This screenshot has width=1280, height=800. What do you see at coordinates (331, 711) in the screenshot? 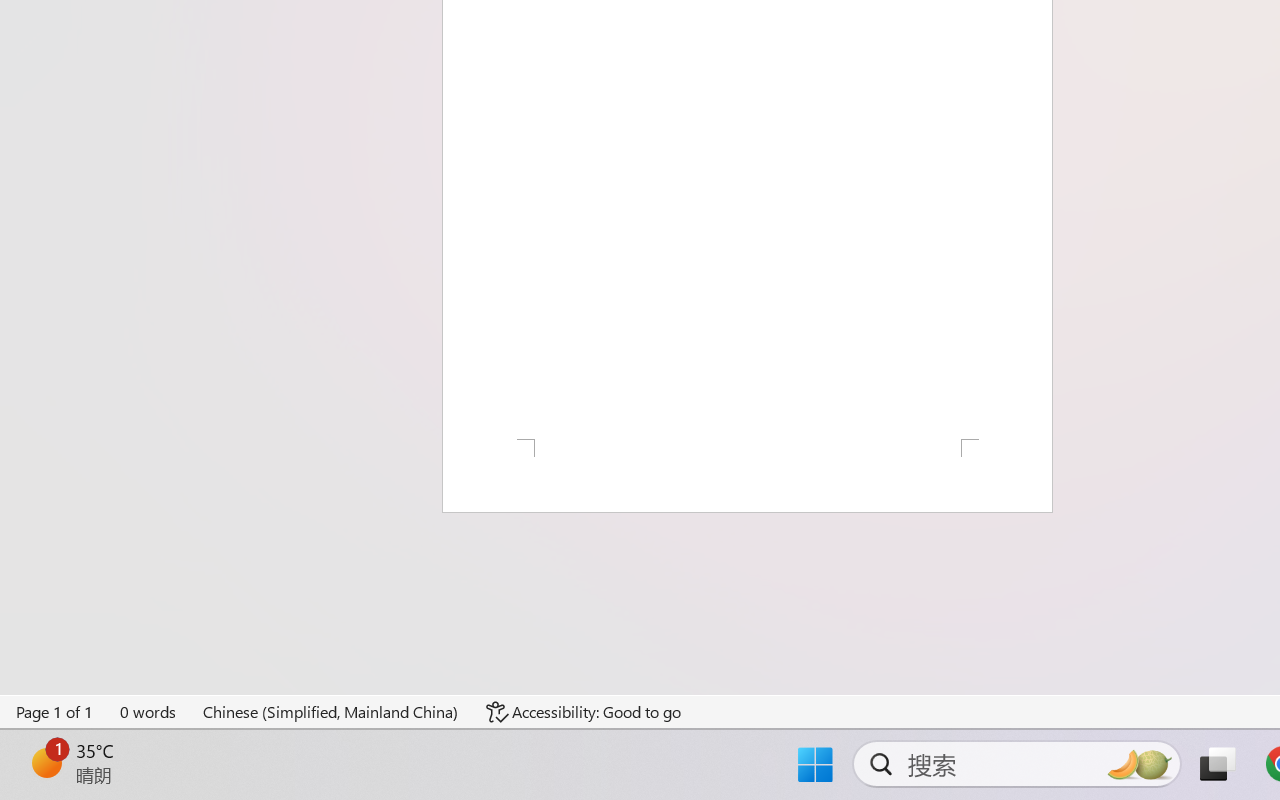
I see `'Language Chinese (Simplified, Mainland China)'` at bounding box center [331, 711].